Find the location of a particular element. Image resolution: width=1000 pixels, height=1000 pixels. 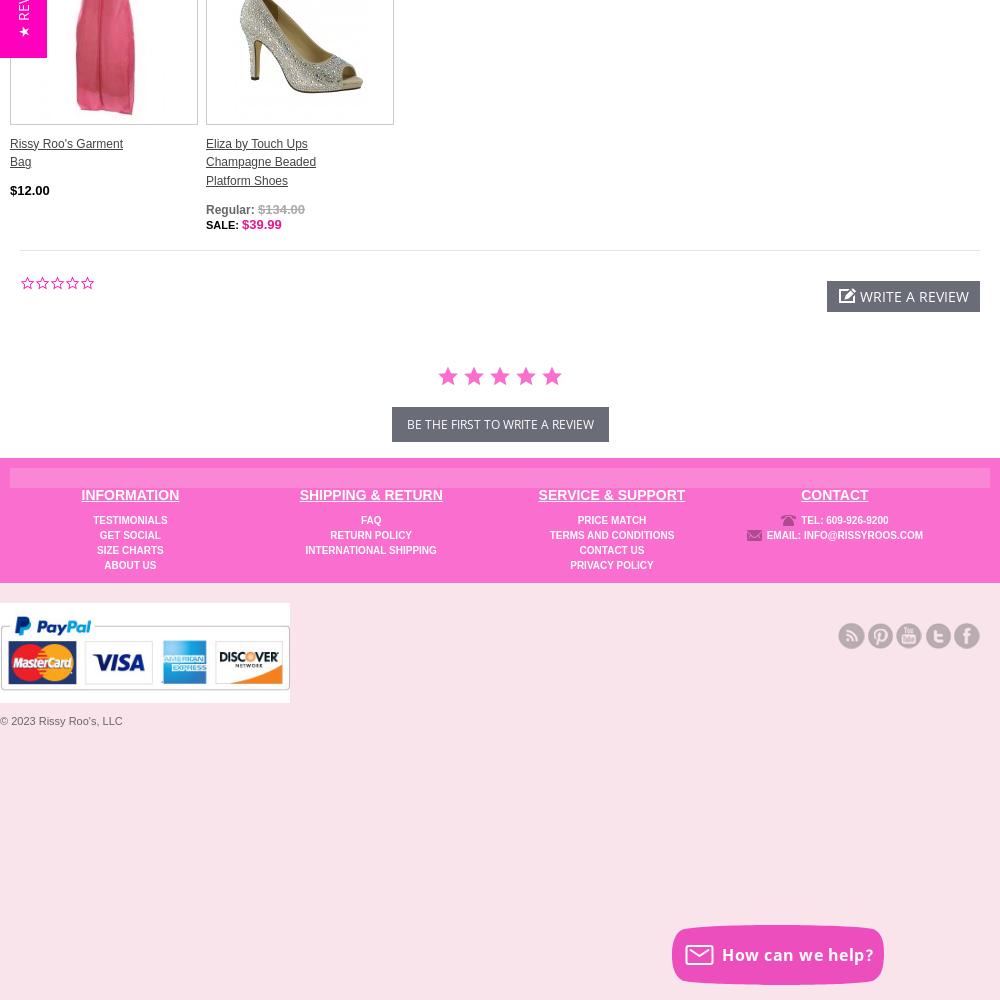

'$134.00' is located at coordinates (258, 207).